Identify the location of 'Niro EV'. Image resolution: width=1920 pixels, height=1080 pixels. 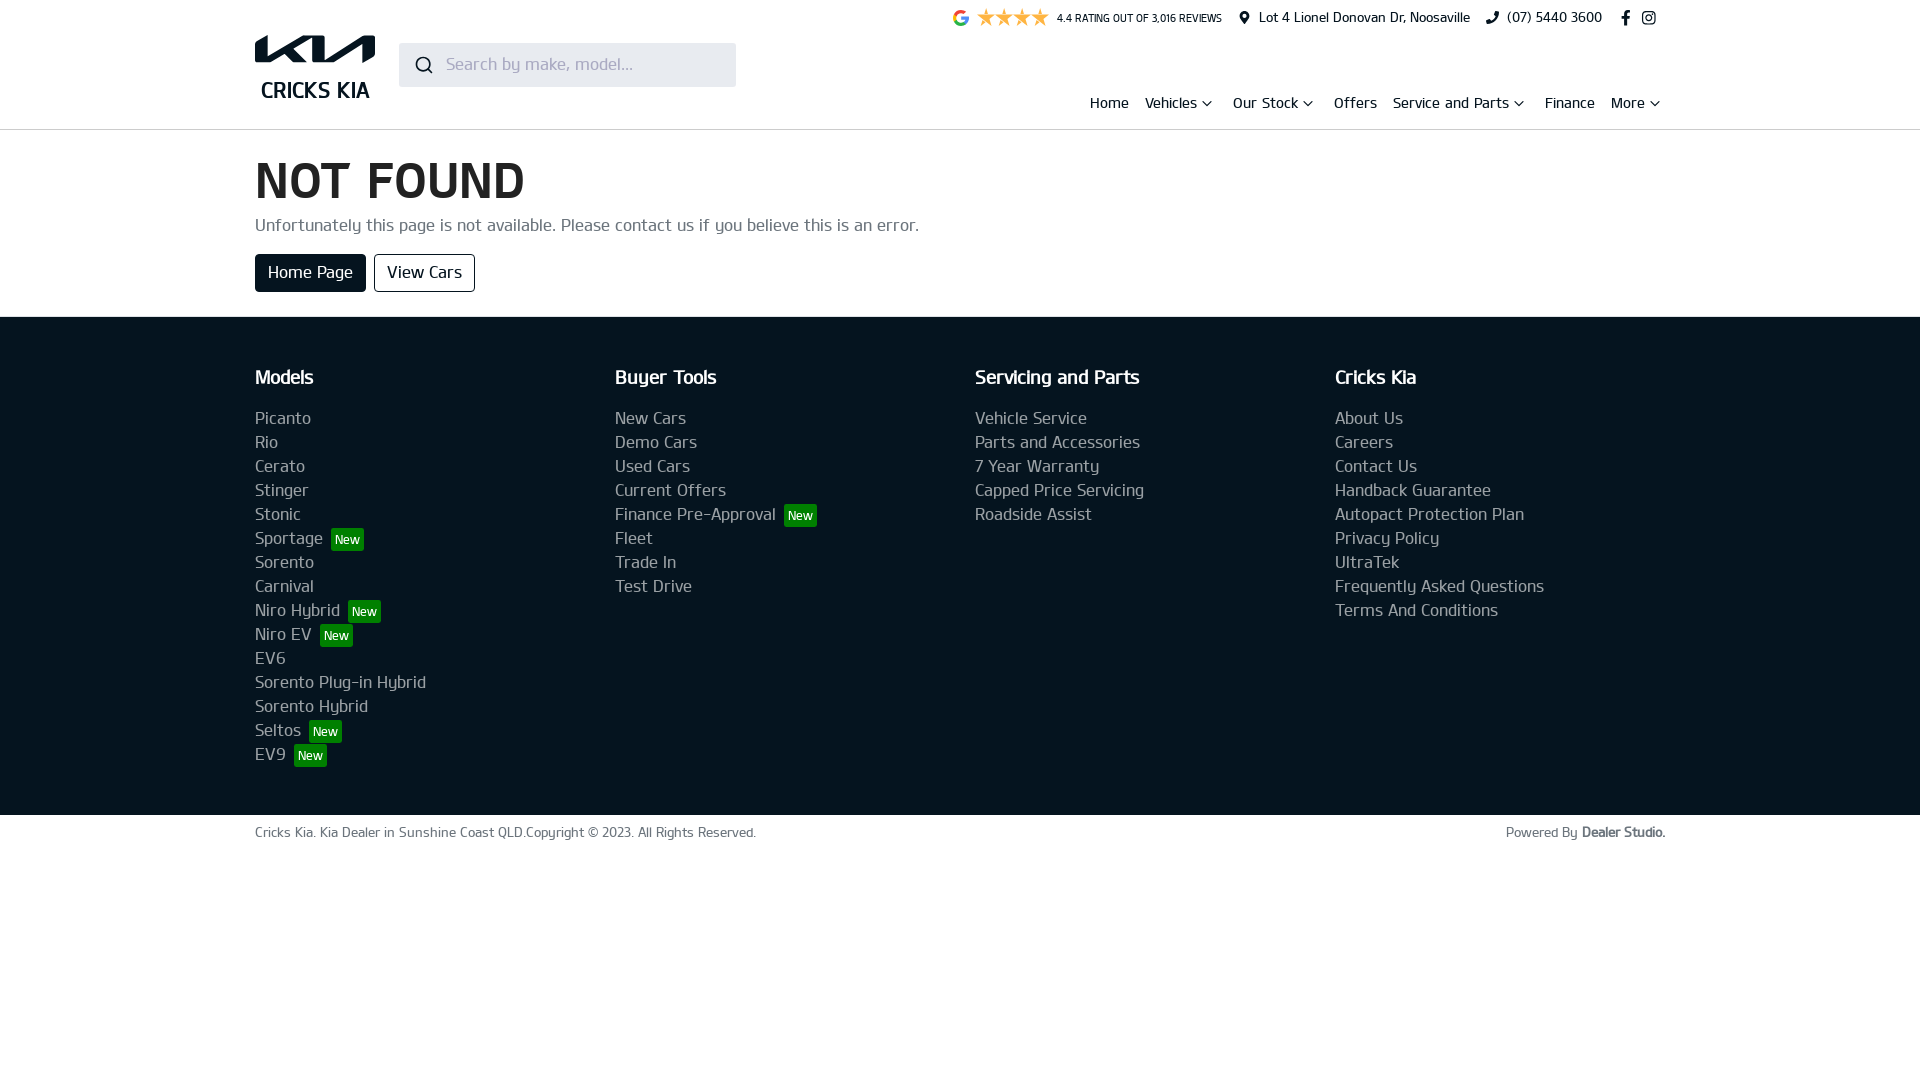
(302, 634).